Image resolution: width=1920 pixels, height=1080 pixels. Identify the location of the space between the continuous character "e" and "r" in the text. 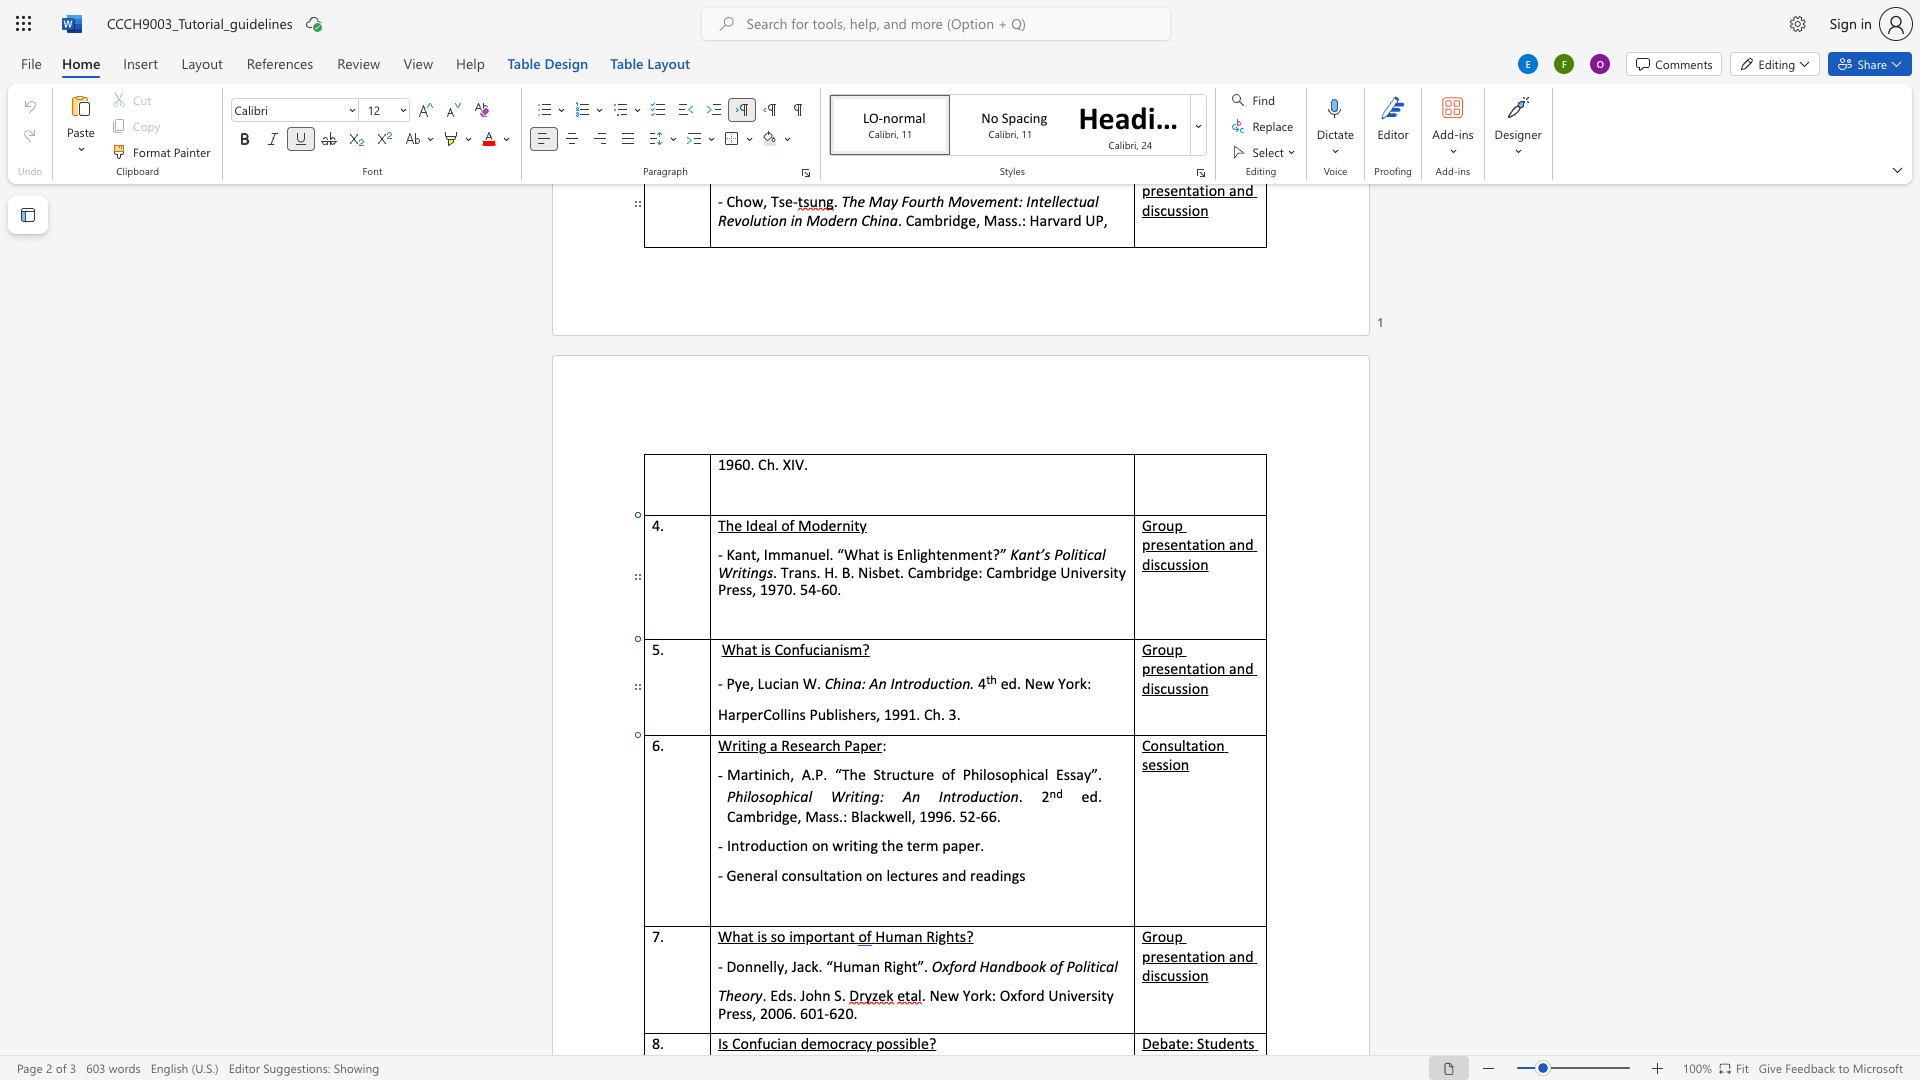
(875, 745).